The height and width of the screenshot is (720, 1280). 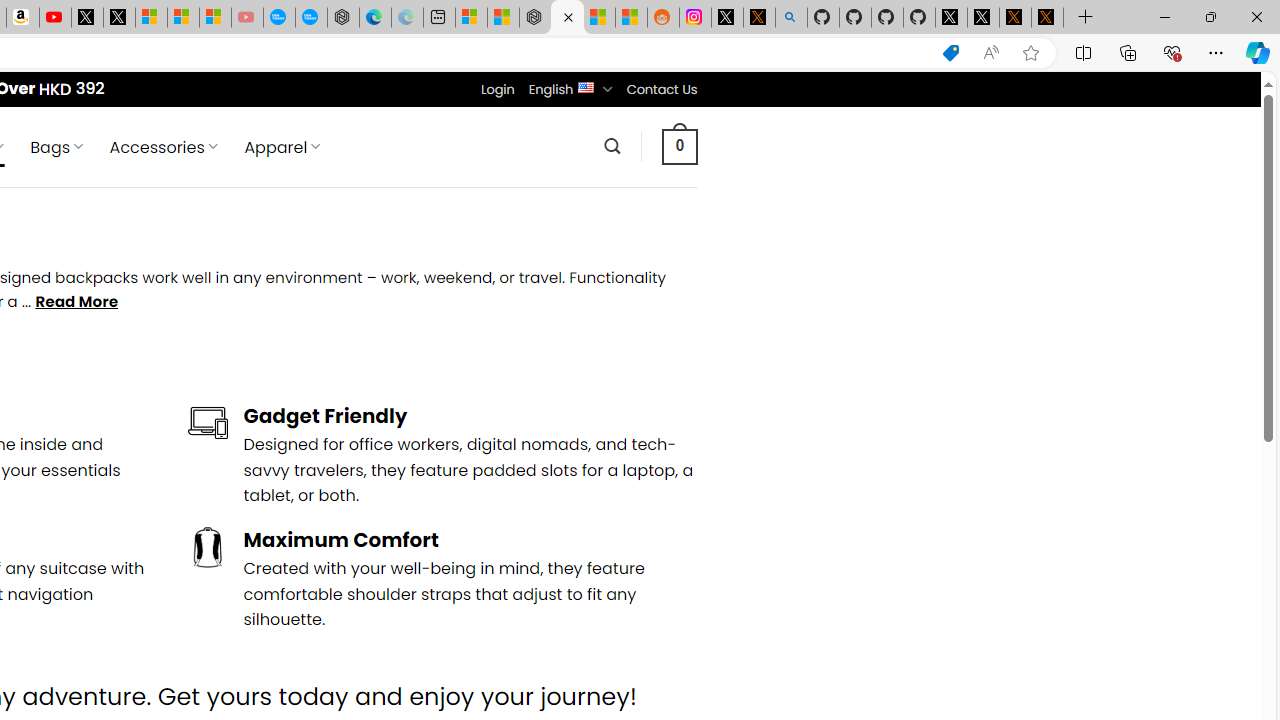 What do you see at coordinates (76, 302) in the screenshot?
I see `'Read More'` at bounding box center [76, 302].